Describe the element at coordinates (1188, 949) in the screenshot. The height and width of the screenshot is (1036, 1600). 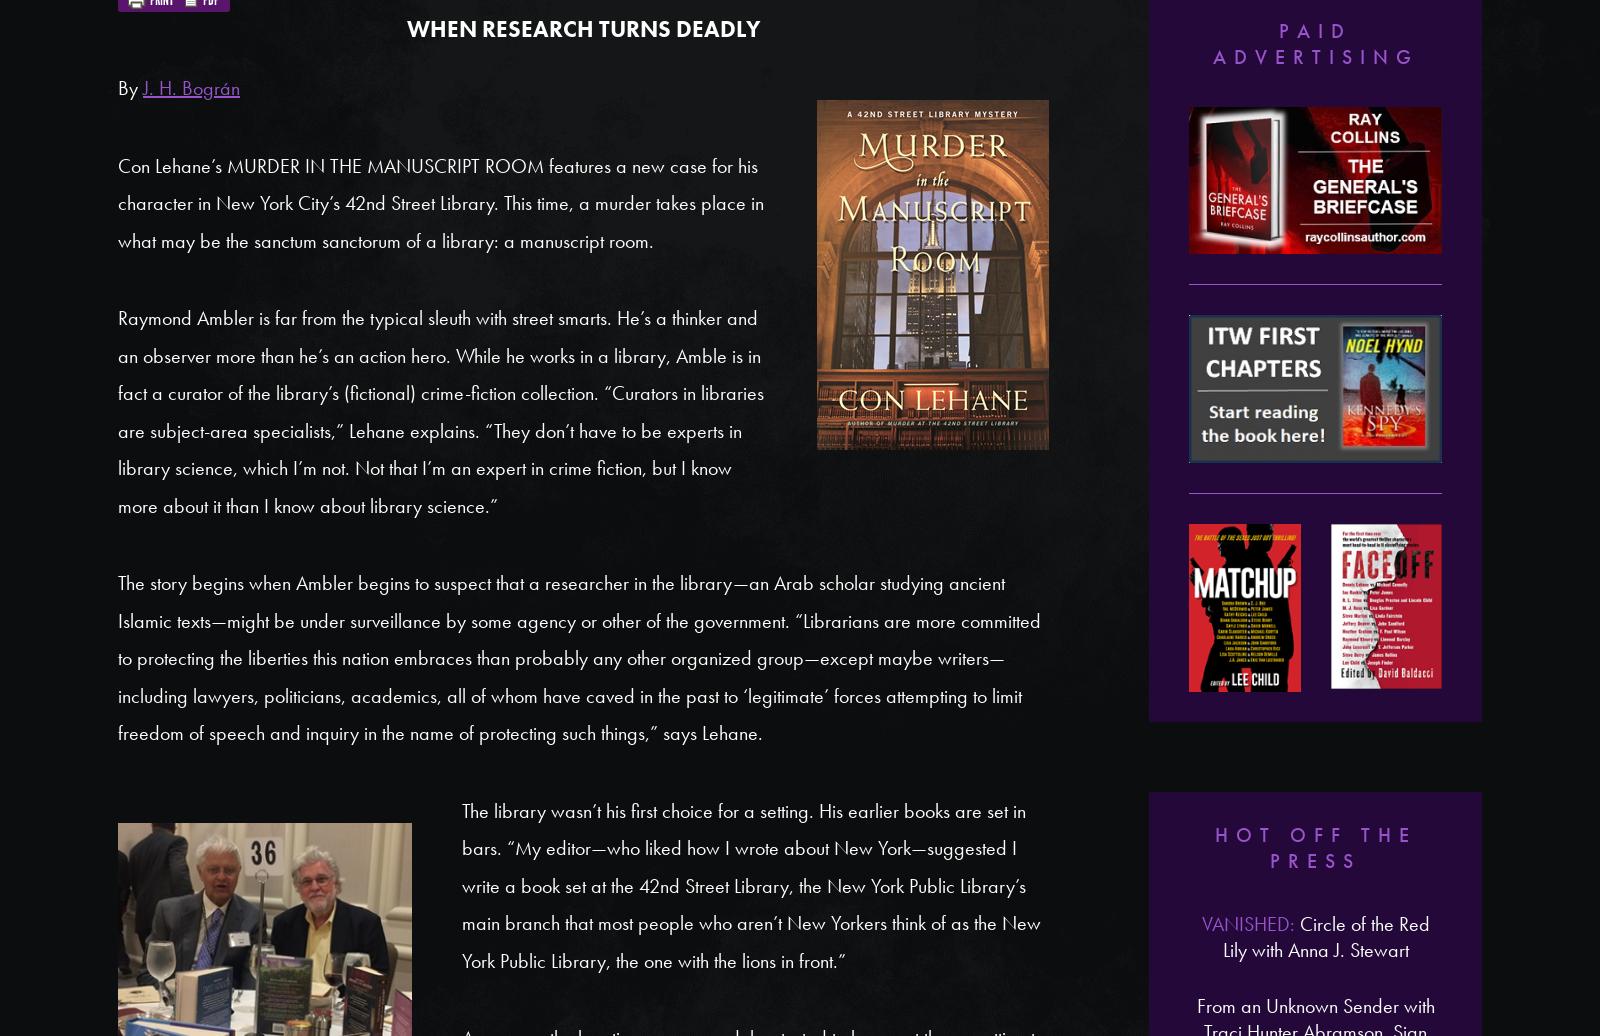
I see `'Patricia Cornwell'` at that location.